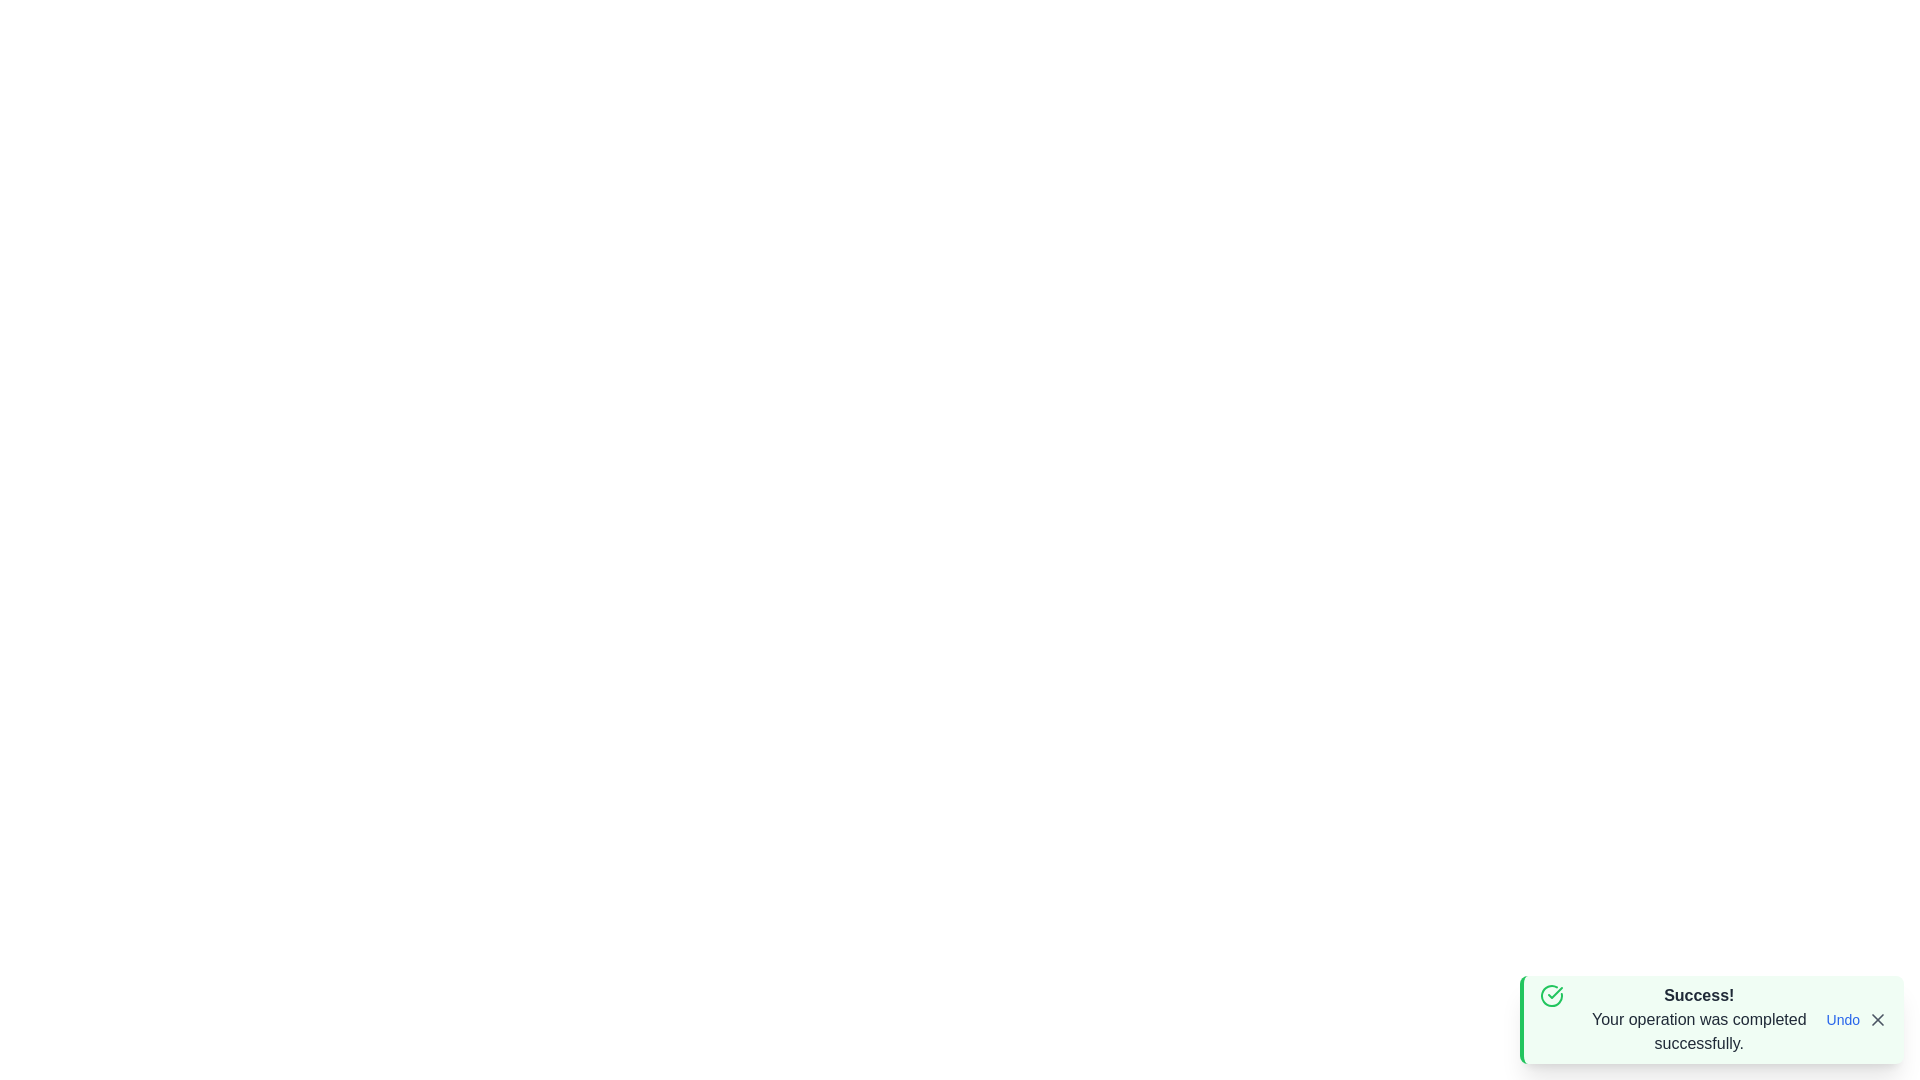  Describe the element at coordinates (1876, 1019) in the screenshot. I see `close button on the snackbar to hide it` at that location.